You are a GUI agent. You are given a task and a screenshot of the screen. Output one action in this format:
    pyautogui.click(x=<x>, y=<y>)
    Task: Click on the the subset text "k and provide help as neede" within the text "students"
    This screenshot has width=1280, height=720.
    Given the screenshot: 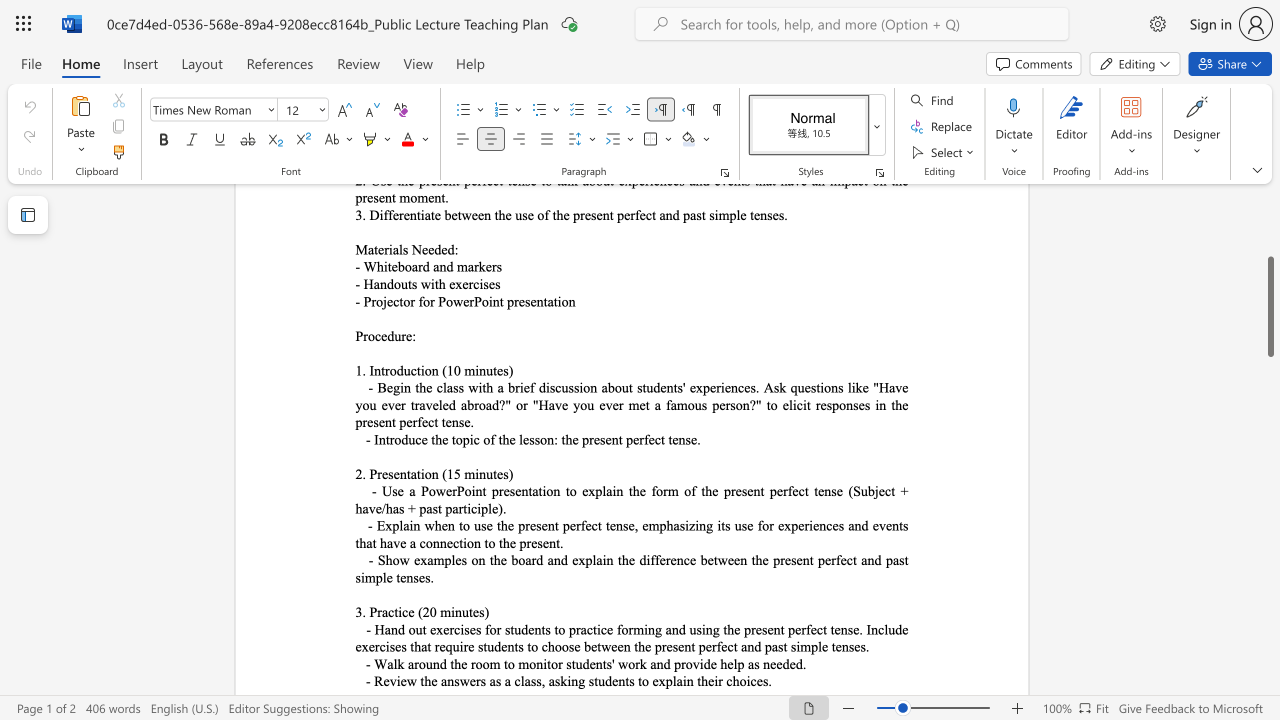 What is the action you would take?
    pyautogui.click(x=638, y=664)
    